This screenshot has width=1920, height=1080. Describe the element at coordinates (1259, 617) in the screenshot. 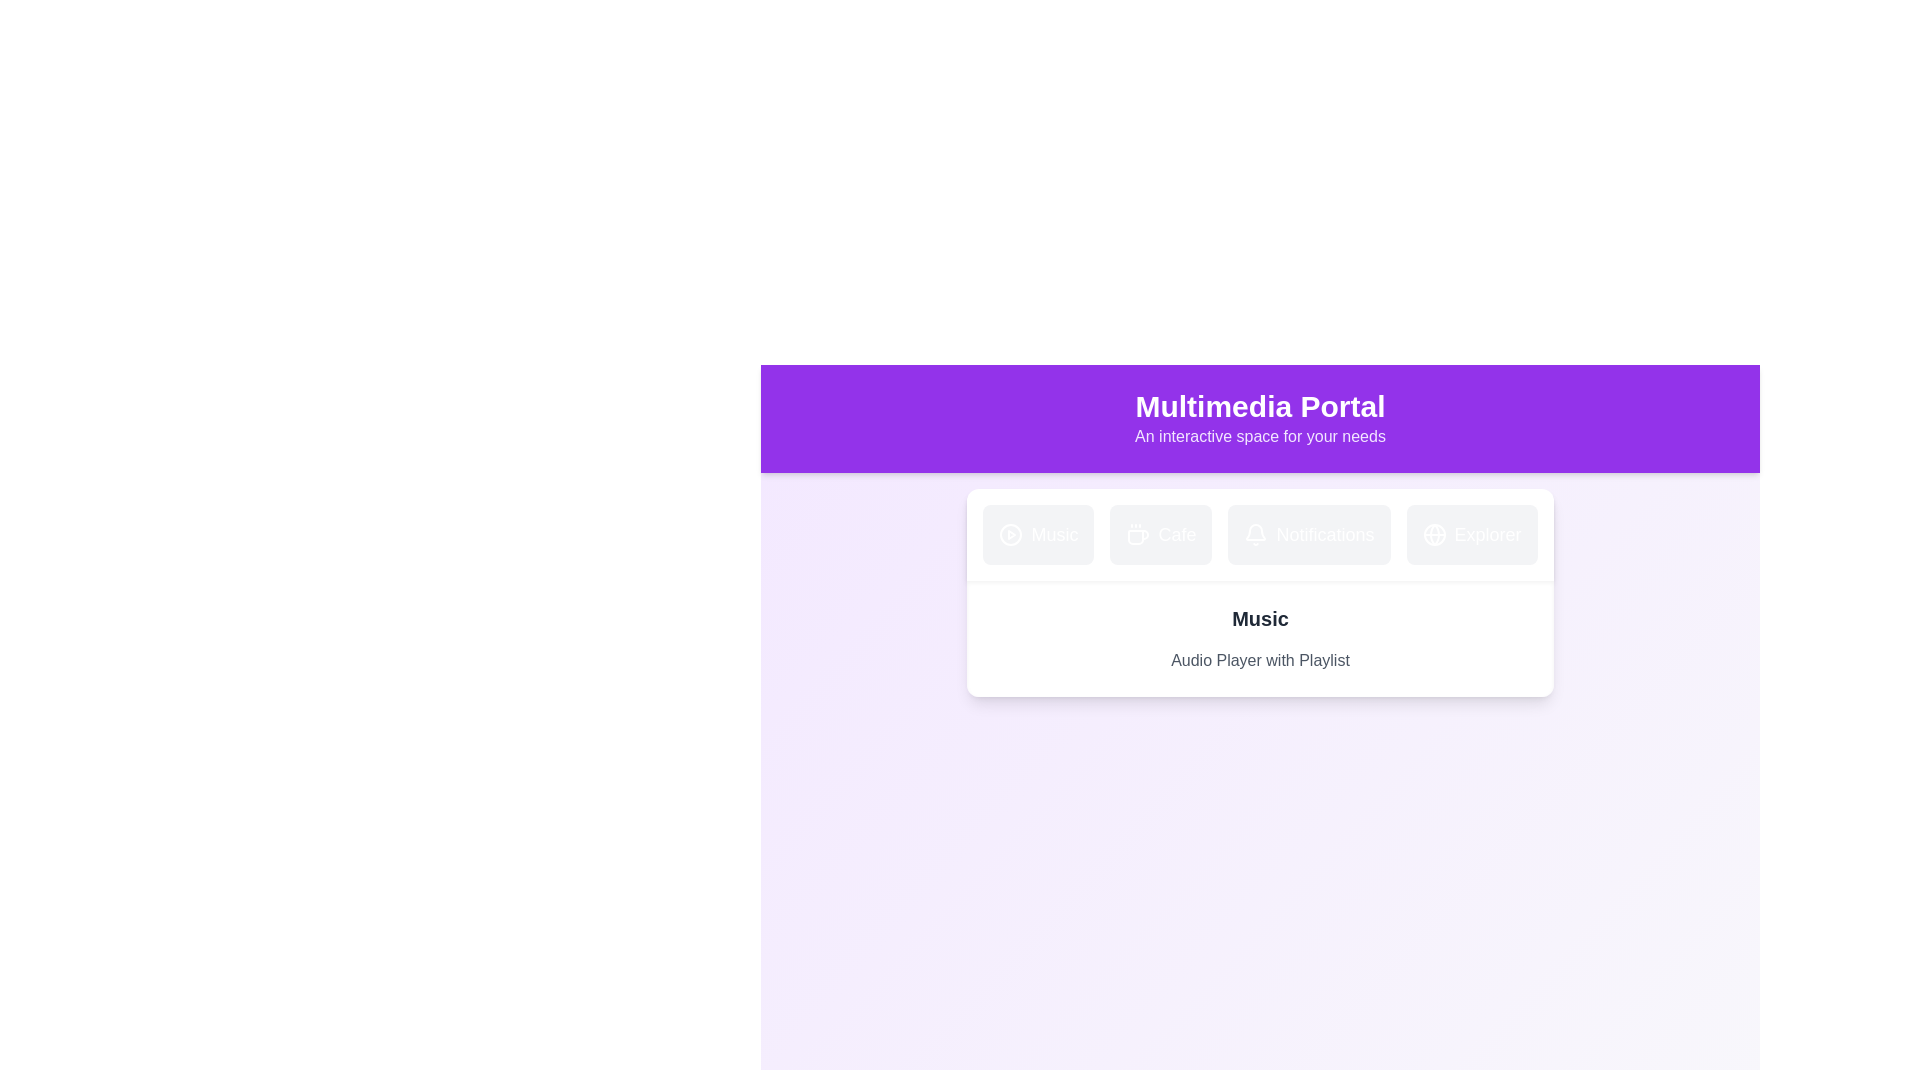

I see `text label that serves as a heading for the music section, positioned above the subtext 'Audio Player with Playlist'` at that location.